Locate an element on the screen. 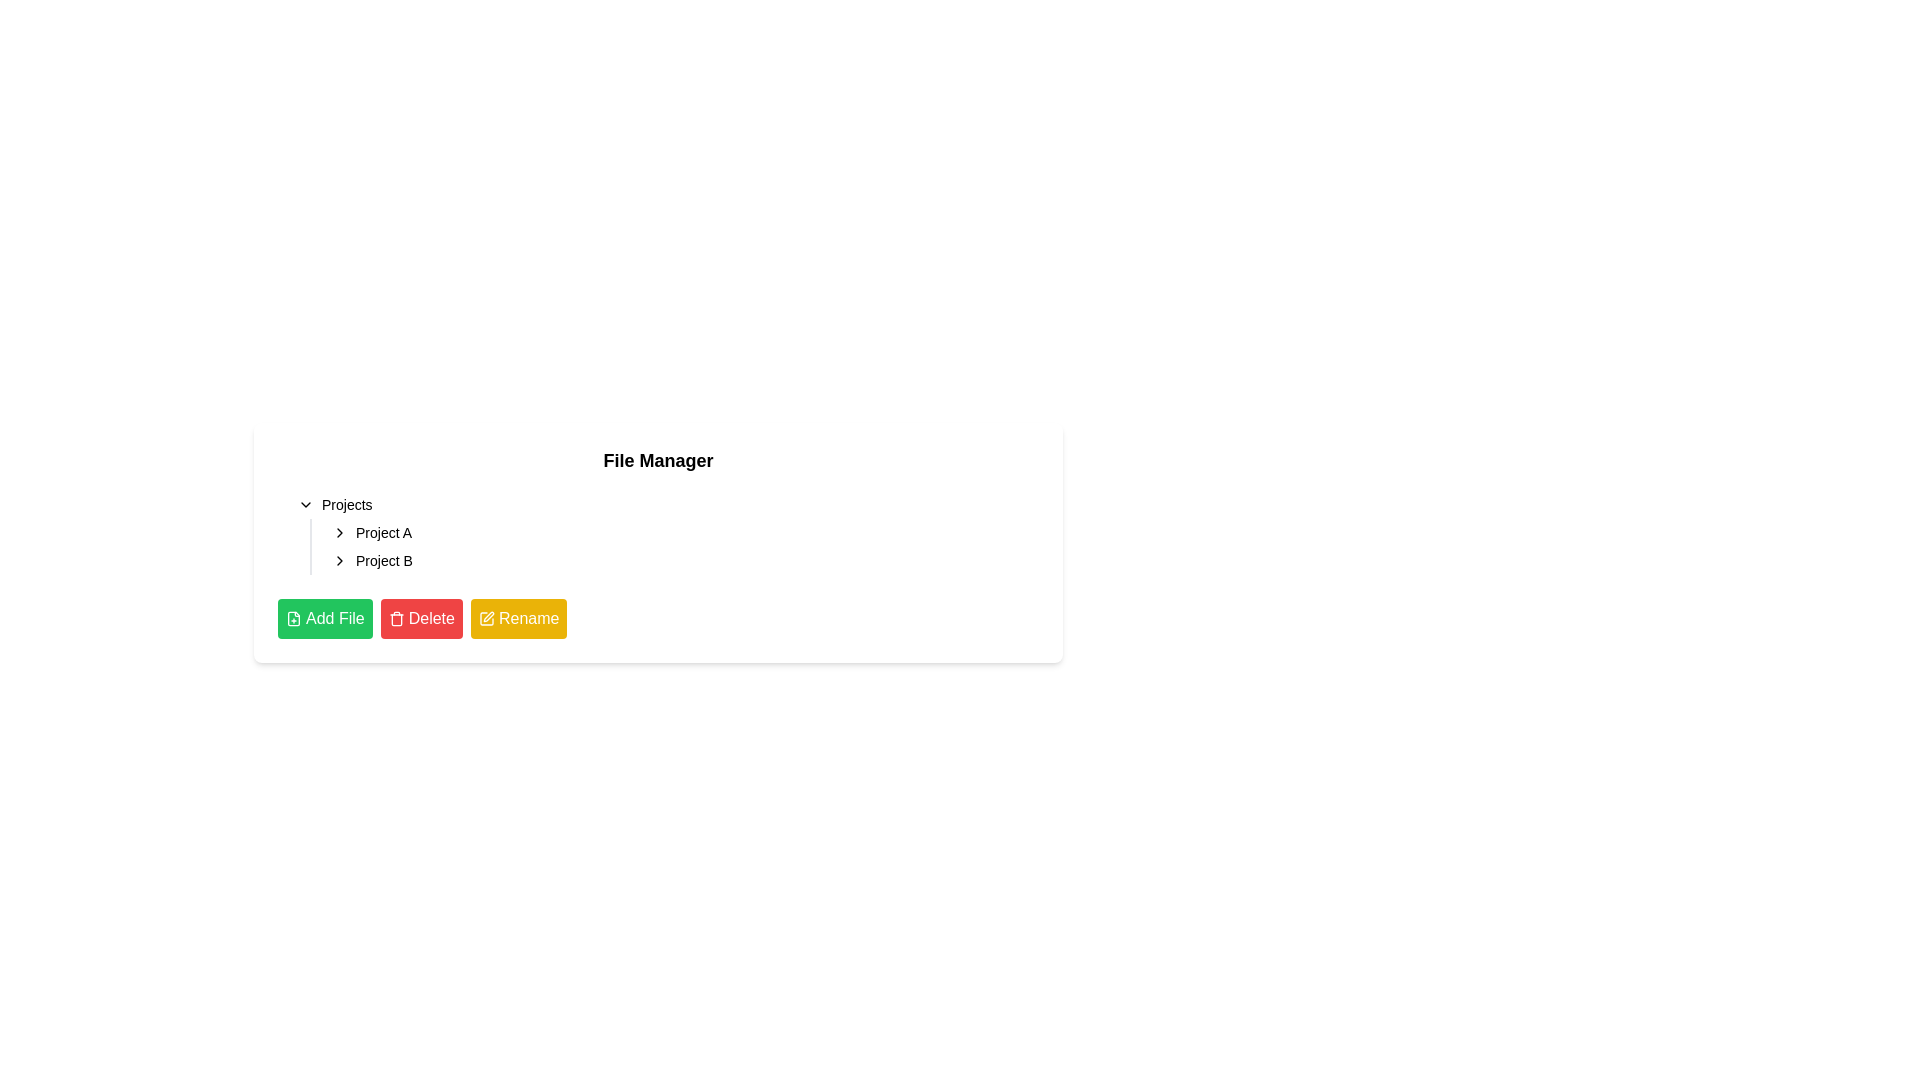 The image size is (1920, 1080). the chevron icon located is located at coordinates (340, 560).